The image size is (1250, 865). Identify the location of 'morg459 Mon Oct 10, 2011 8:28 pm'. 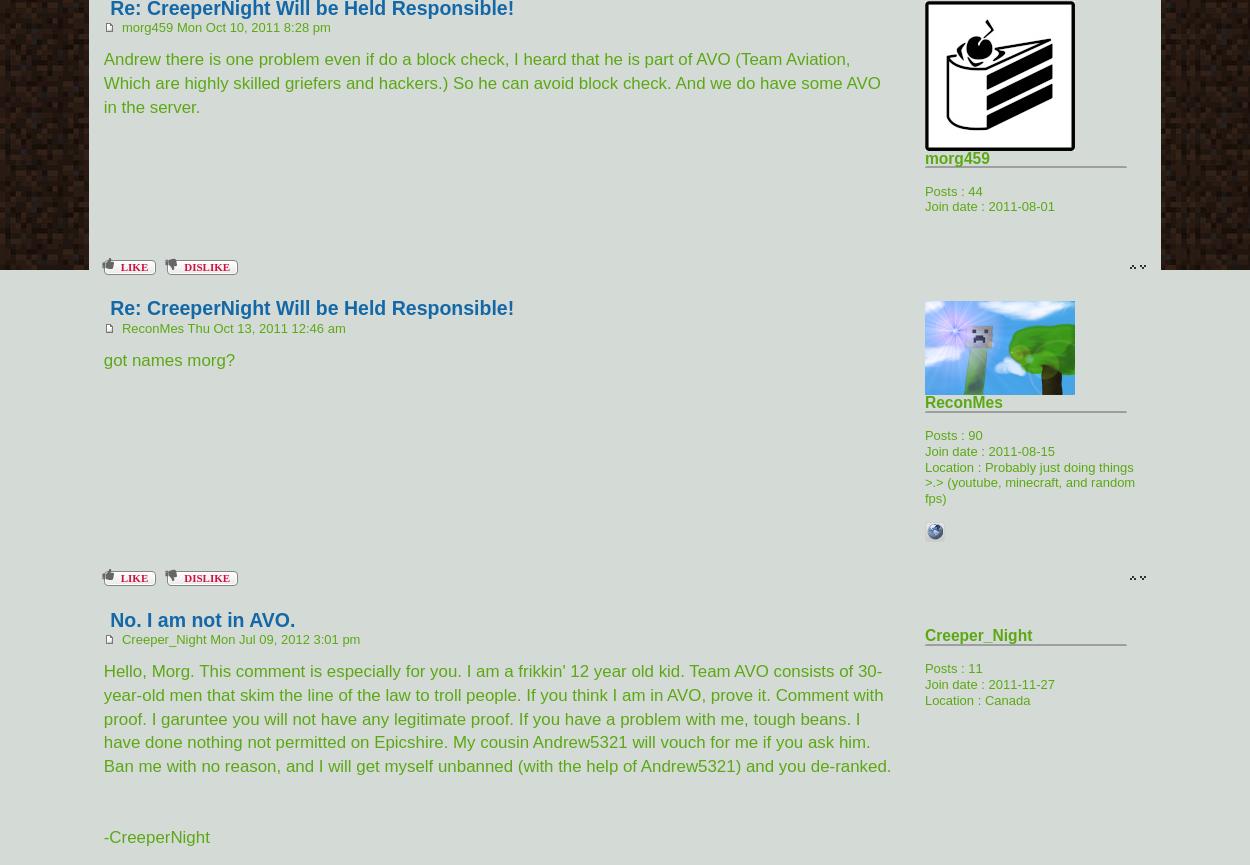
(113, 26).